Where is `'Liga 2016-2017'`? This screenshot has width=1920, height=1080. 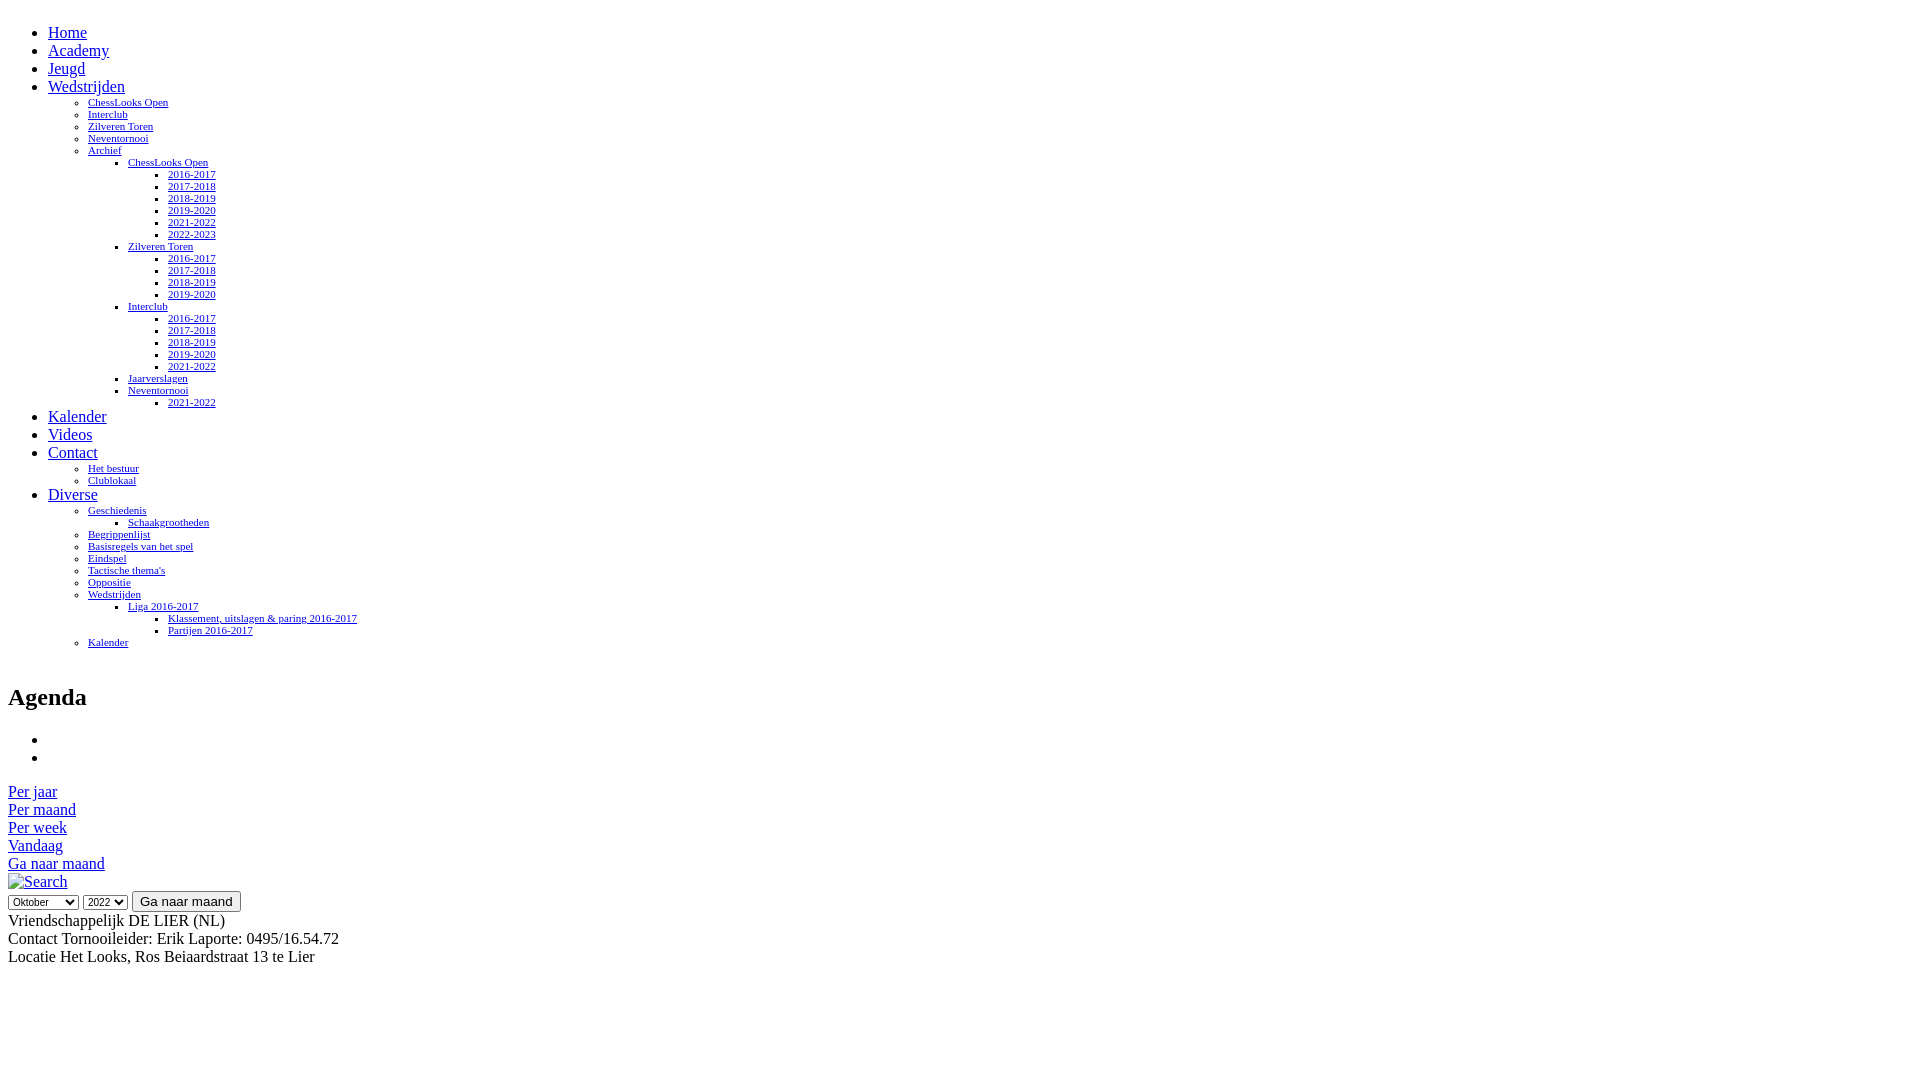
'Liga 2016-2017' is located at coordinates (163, 604).